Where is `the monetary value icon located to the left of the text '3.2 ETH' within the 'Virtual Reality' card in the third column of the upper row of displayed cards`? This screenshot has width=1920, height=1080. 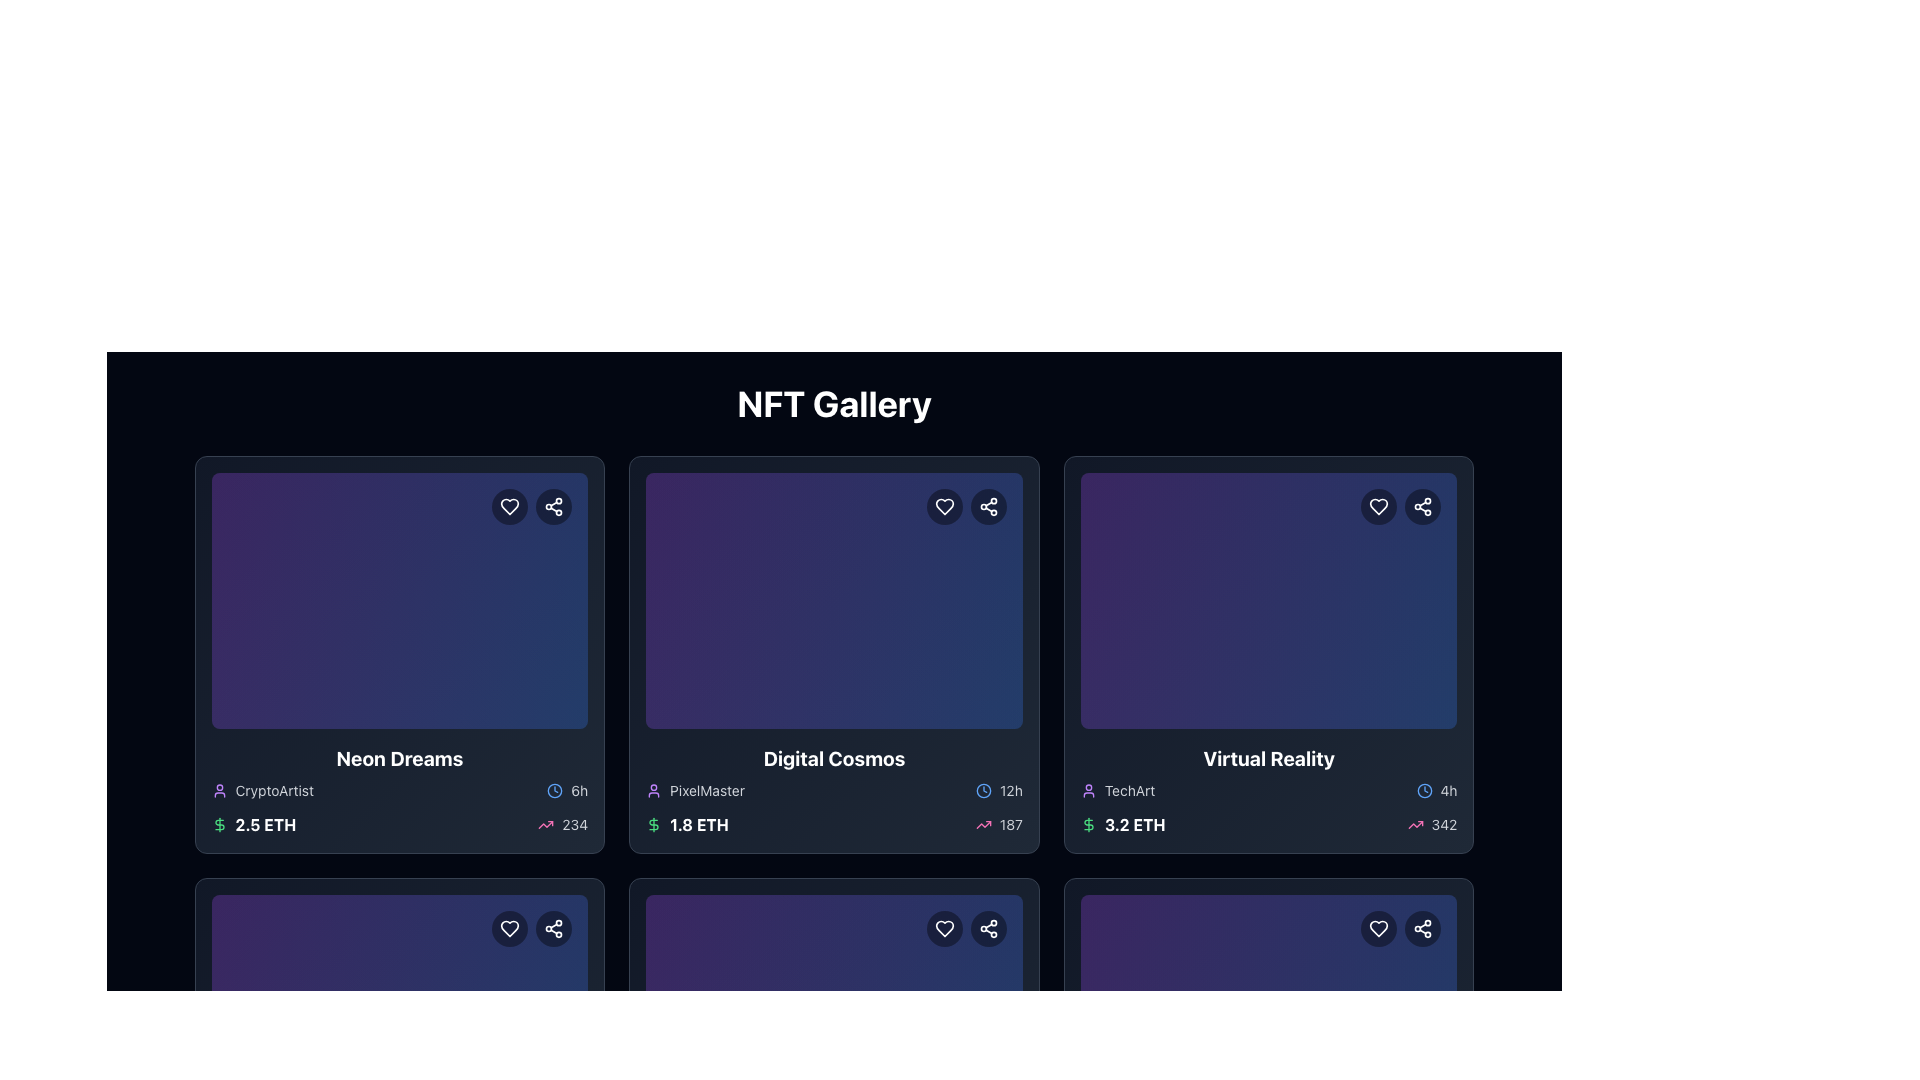
the monetary value icon located to the left of the text '3.2 ETH' within the 'Virtual Reality' card in the third column of the upper row of displayed cards is located at coordinates (1087, 825).